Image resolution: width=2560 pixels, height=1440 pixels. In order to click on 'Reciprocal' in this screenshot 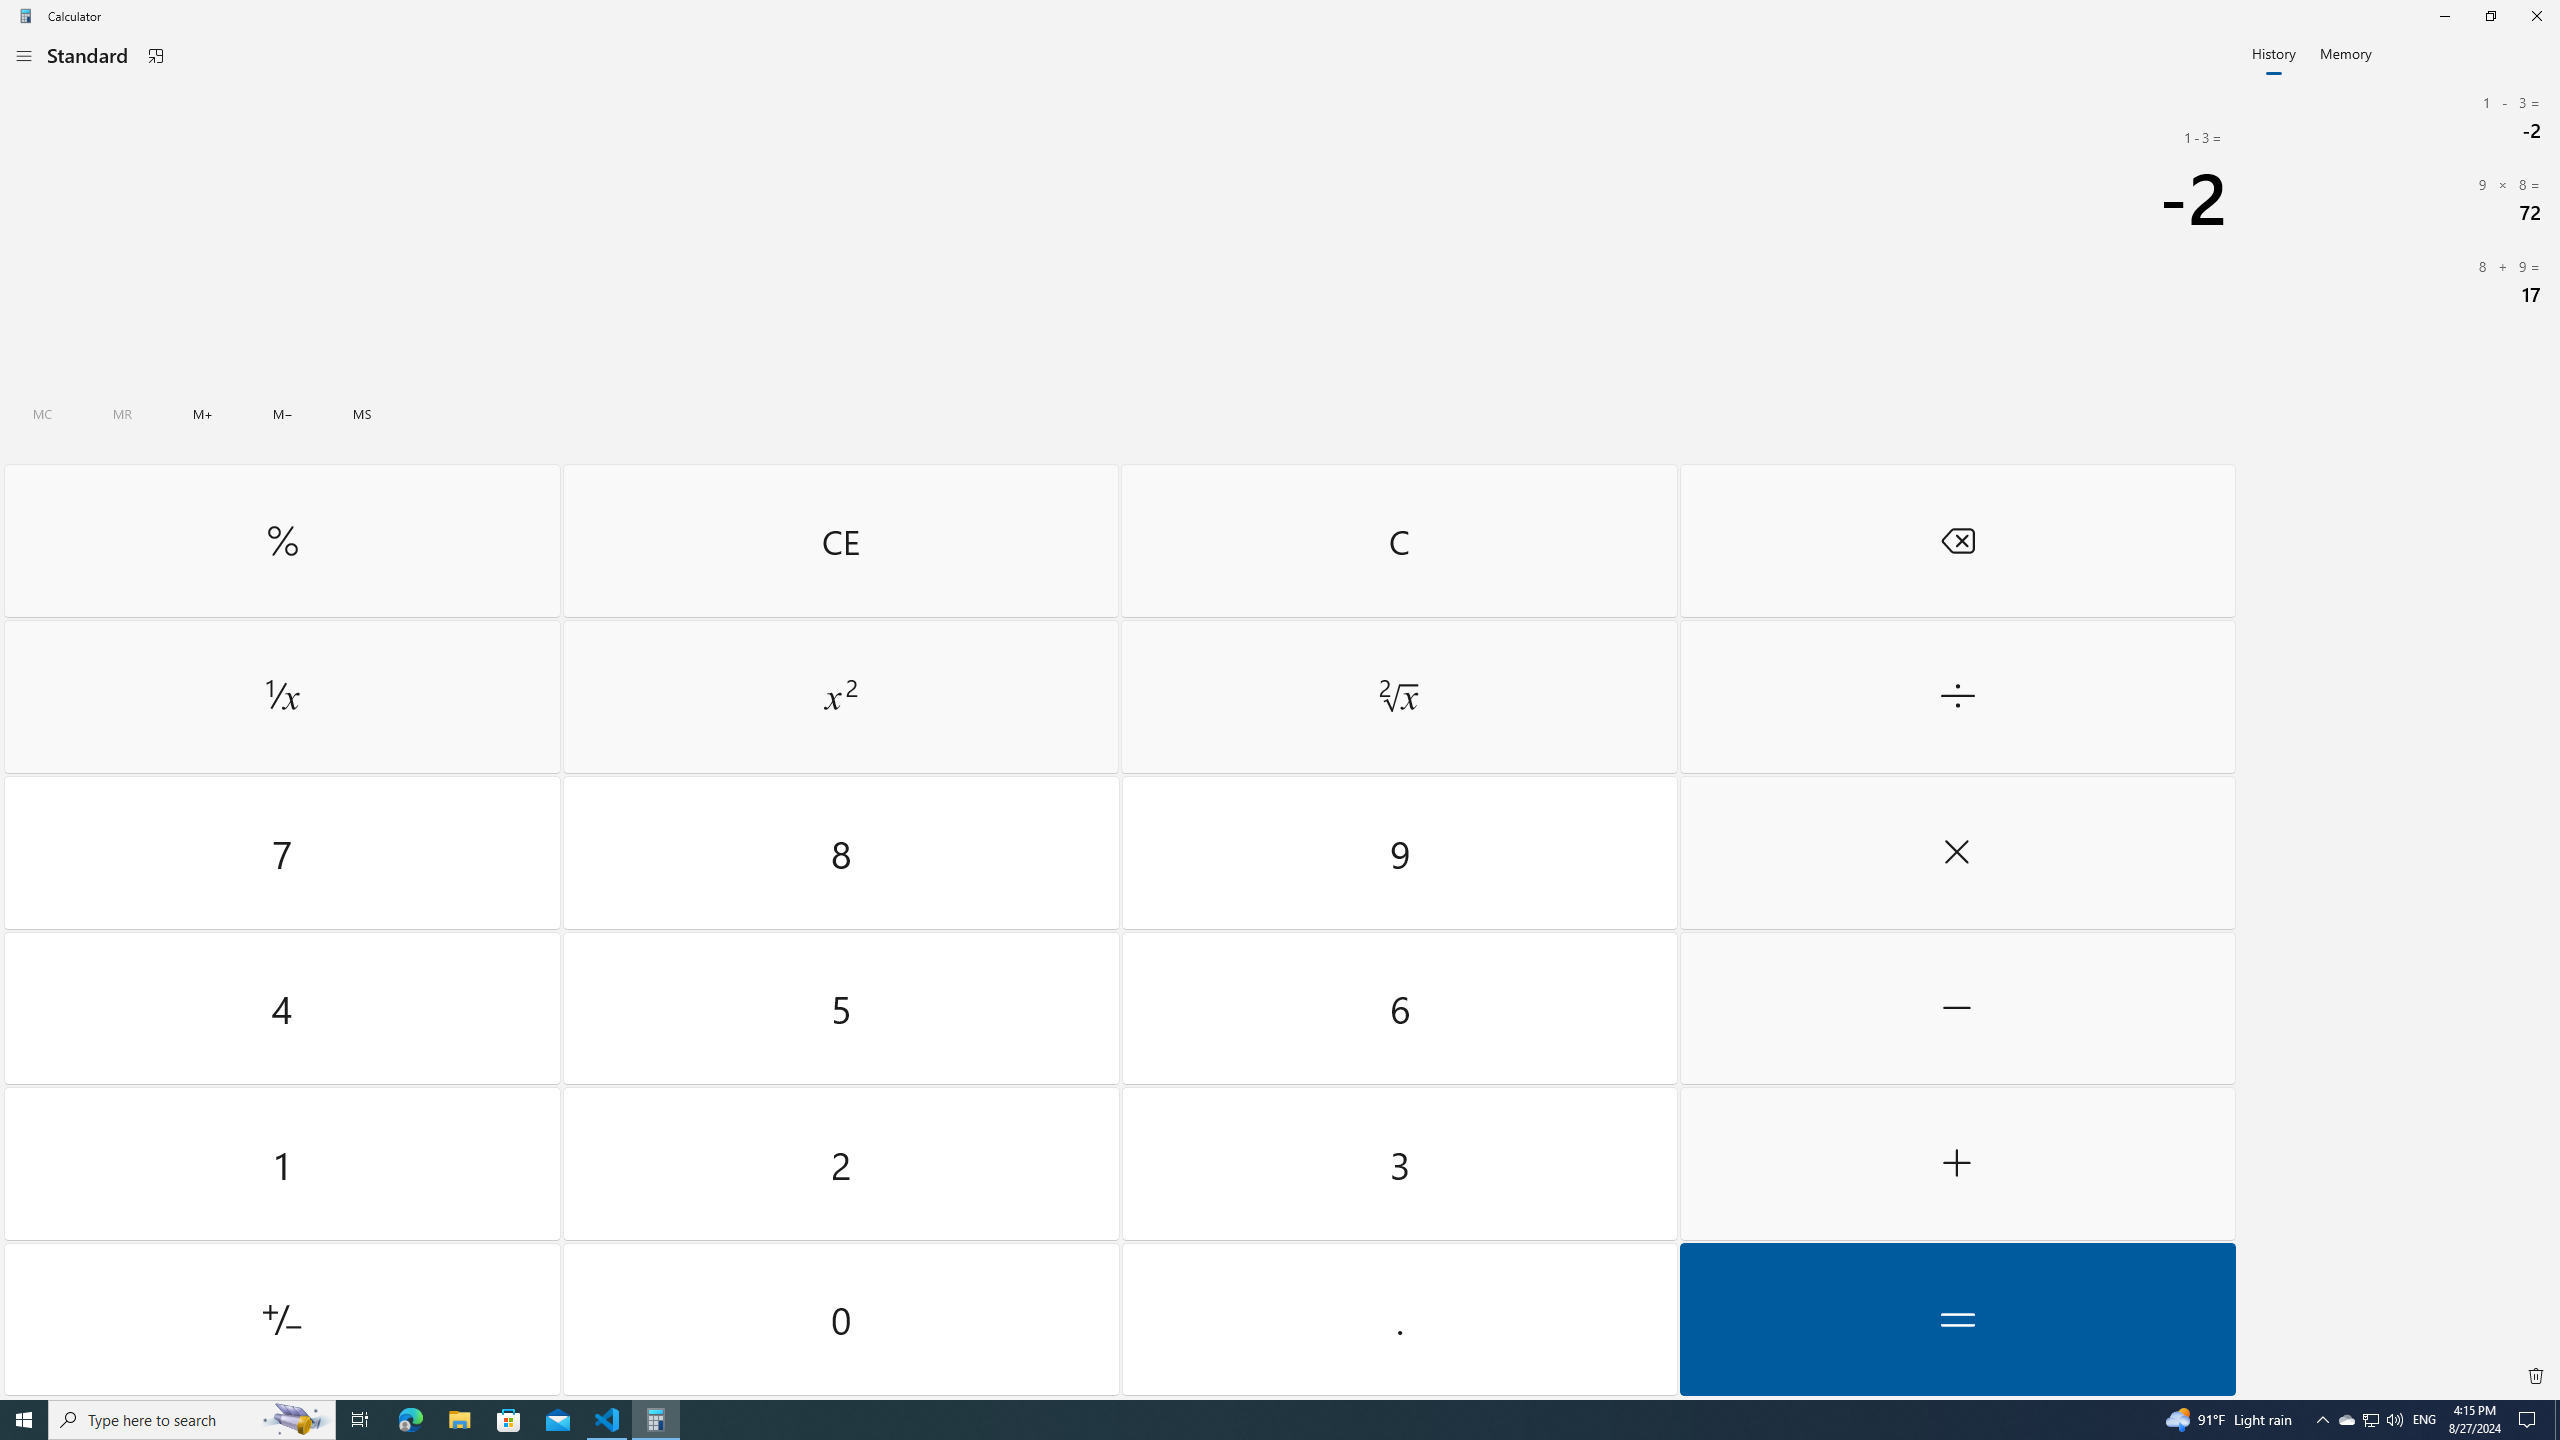, I will do `click(281, 697)`.